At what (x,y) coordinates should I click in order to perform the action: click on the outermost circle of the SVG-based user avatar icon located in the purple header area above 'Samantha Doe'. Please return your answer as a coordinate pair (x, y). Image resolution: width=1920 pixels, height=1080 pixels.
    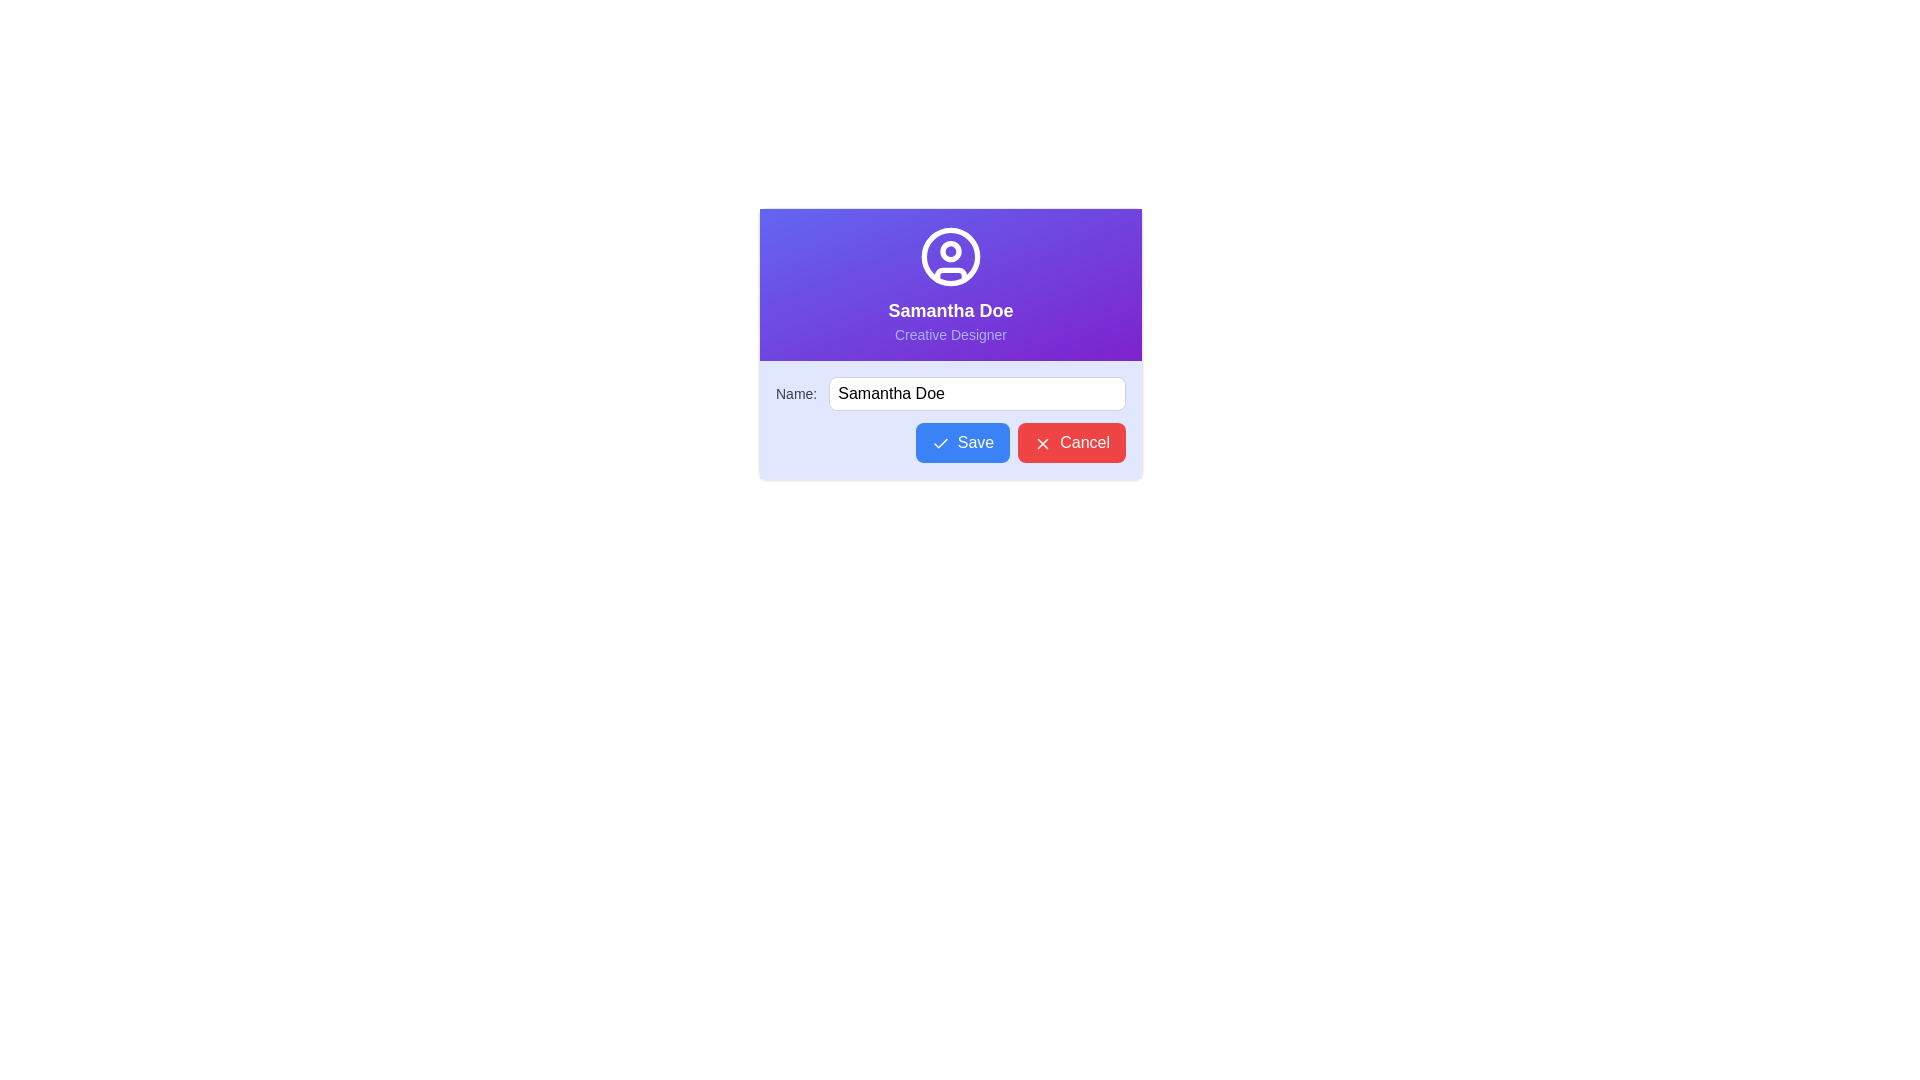
    Looking at the image, I should click on (949, 254).